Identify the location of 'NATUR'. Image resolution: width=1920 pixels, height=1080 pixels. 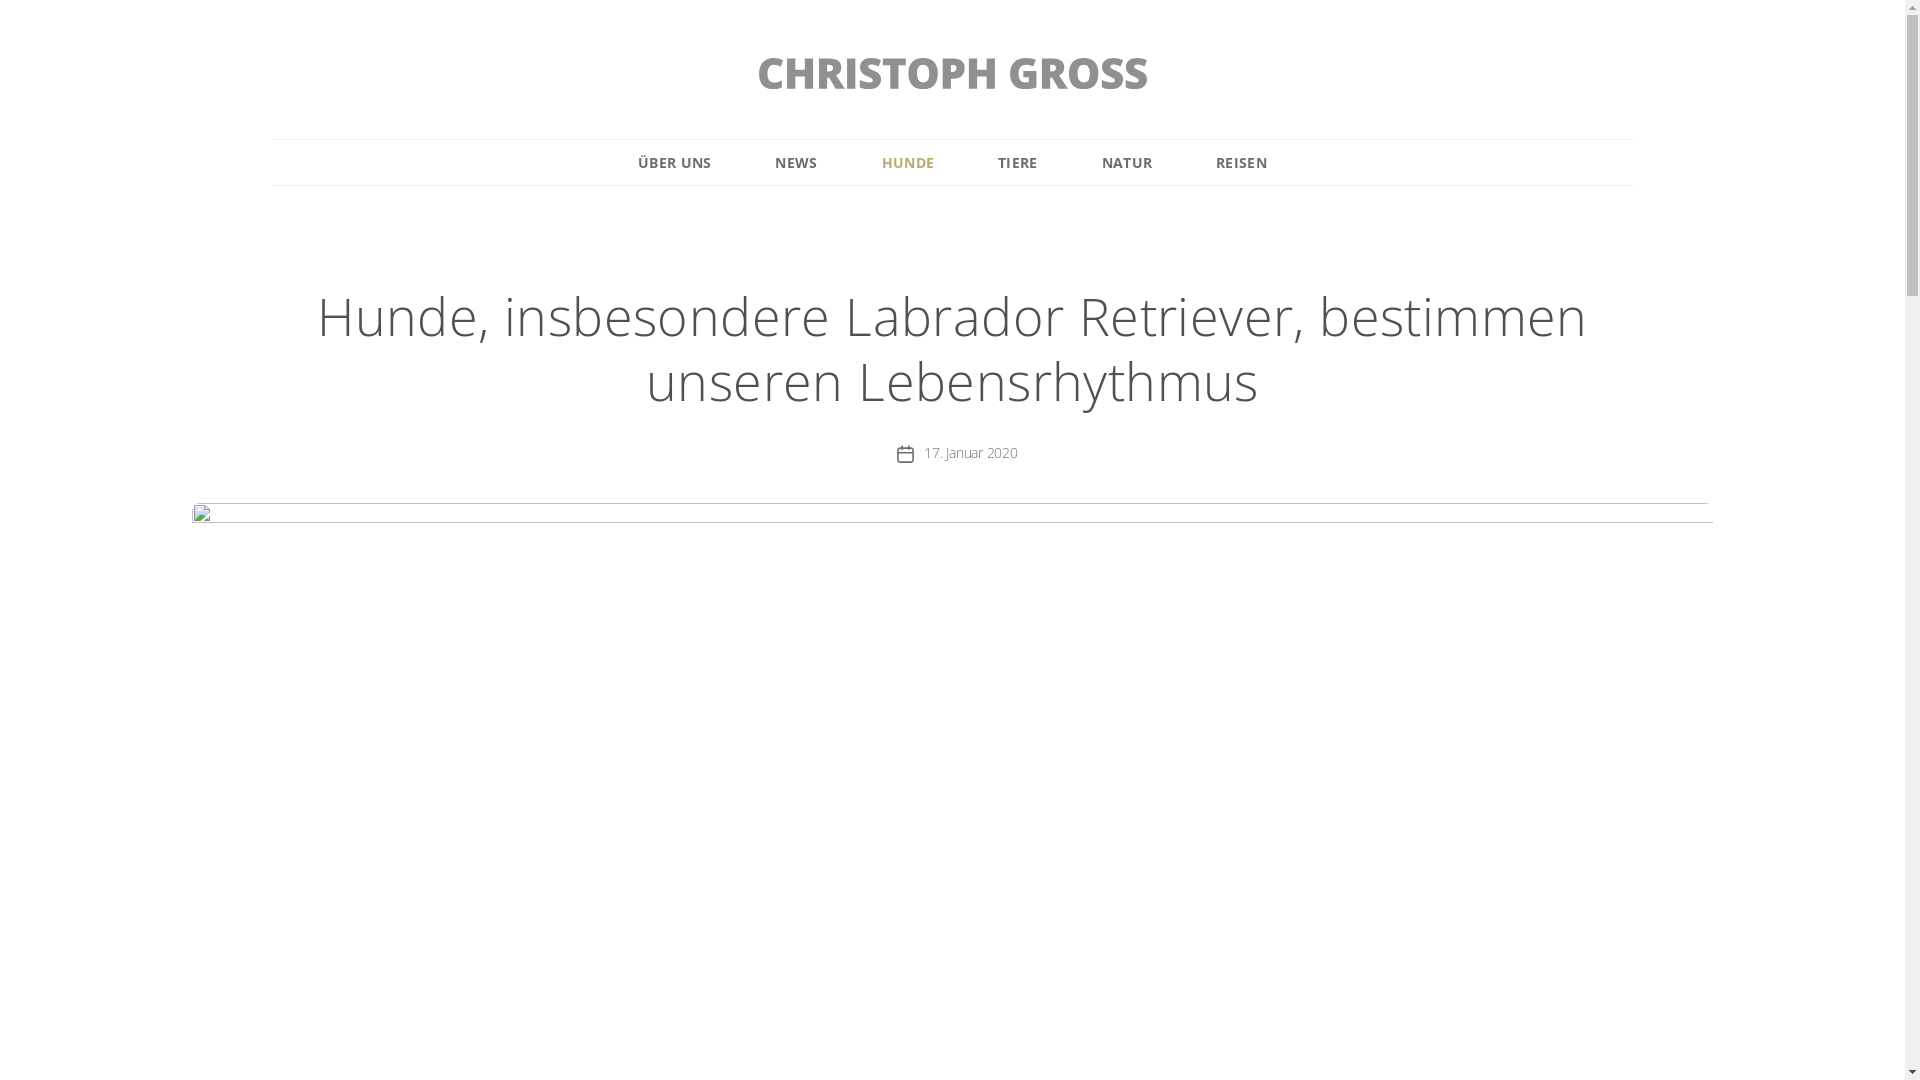
(1127, 161).